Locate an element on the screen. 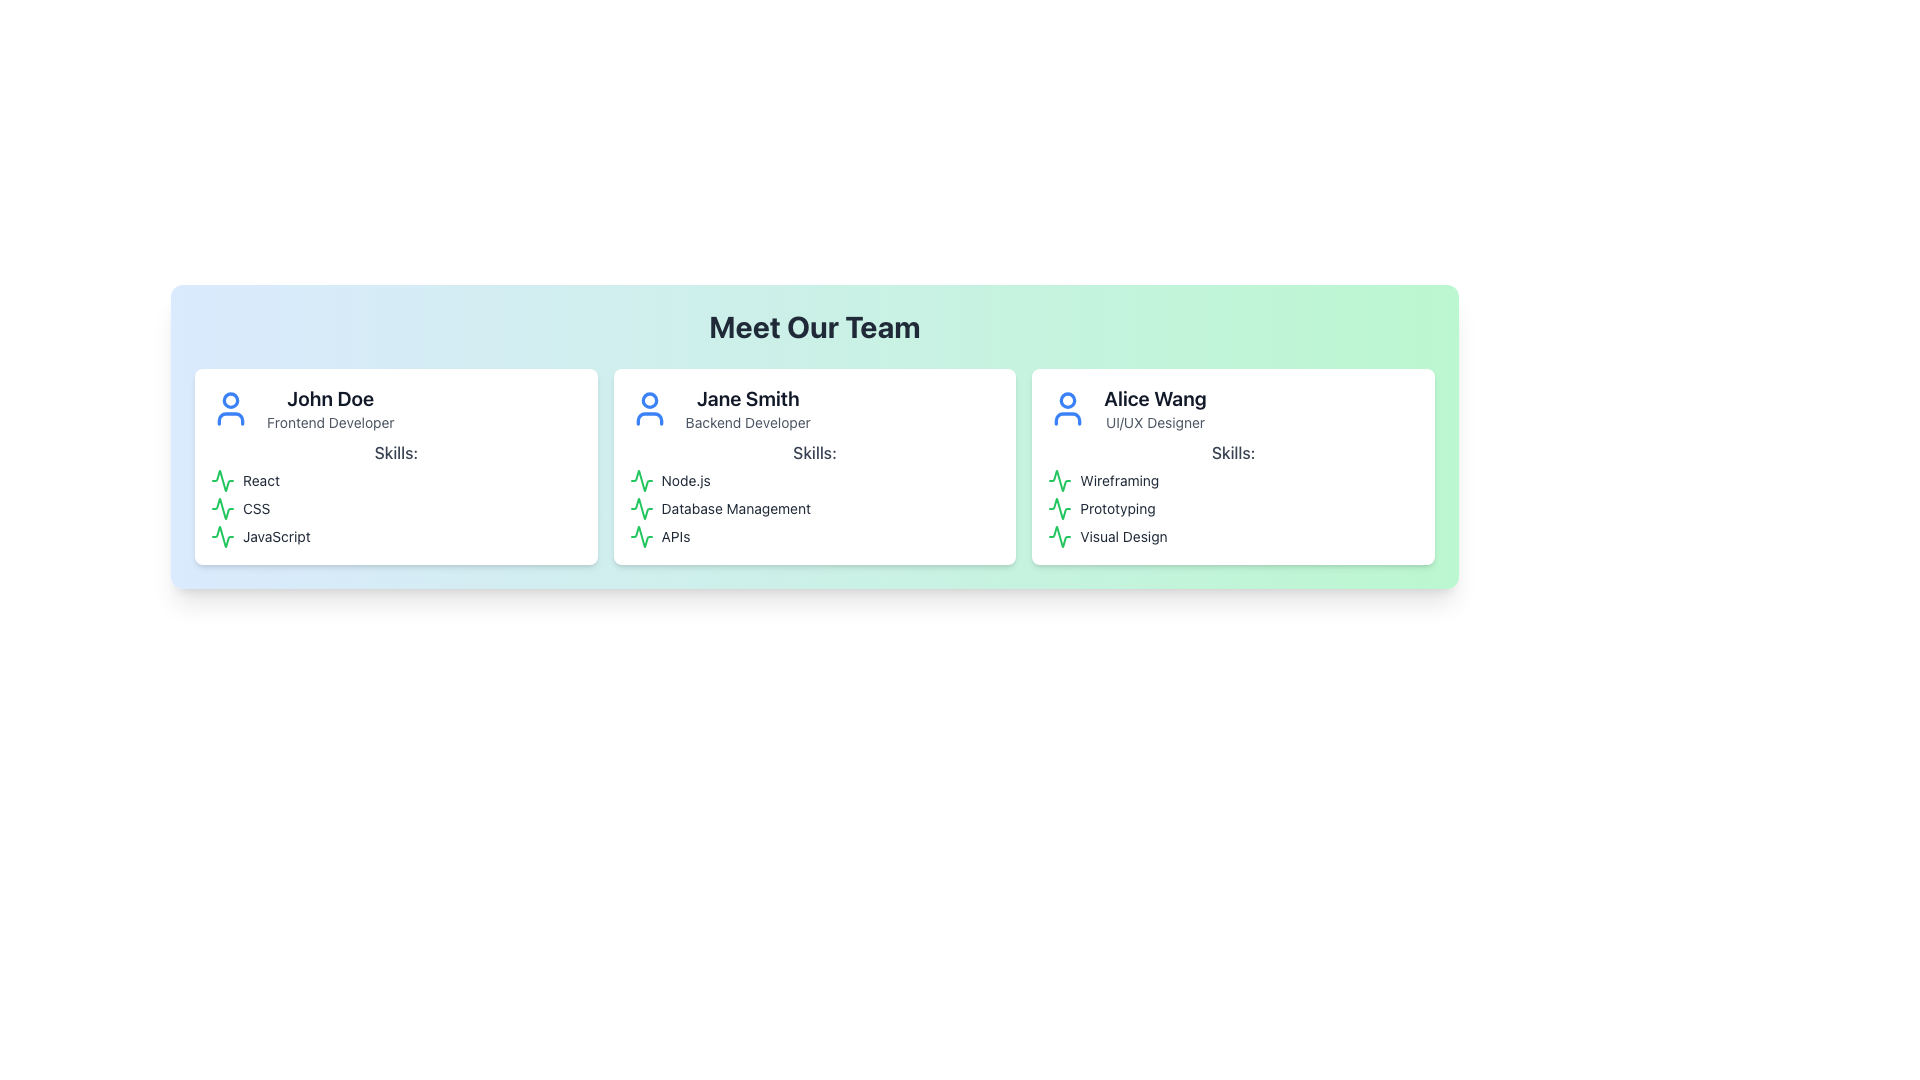 This screenshot has height=1080, width=1920. the text label 'Alice Wang' from the top of the rightmost card in the 'Meet Our Team' grid is located at coordinates (1155, 398).